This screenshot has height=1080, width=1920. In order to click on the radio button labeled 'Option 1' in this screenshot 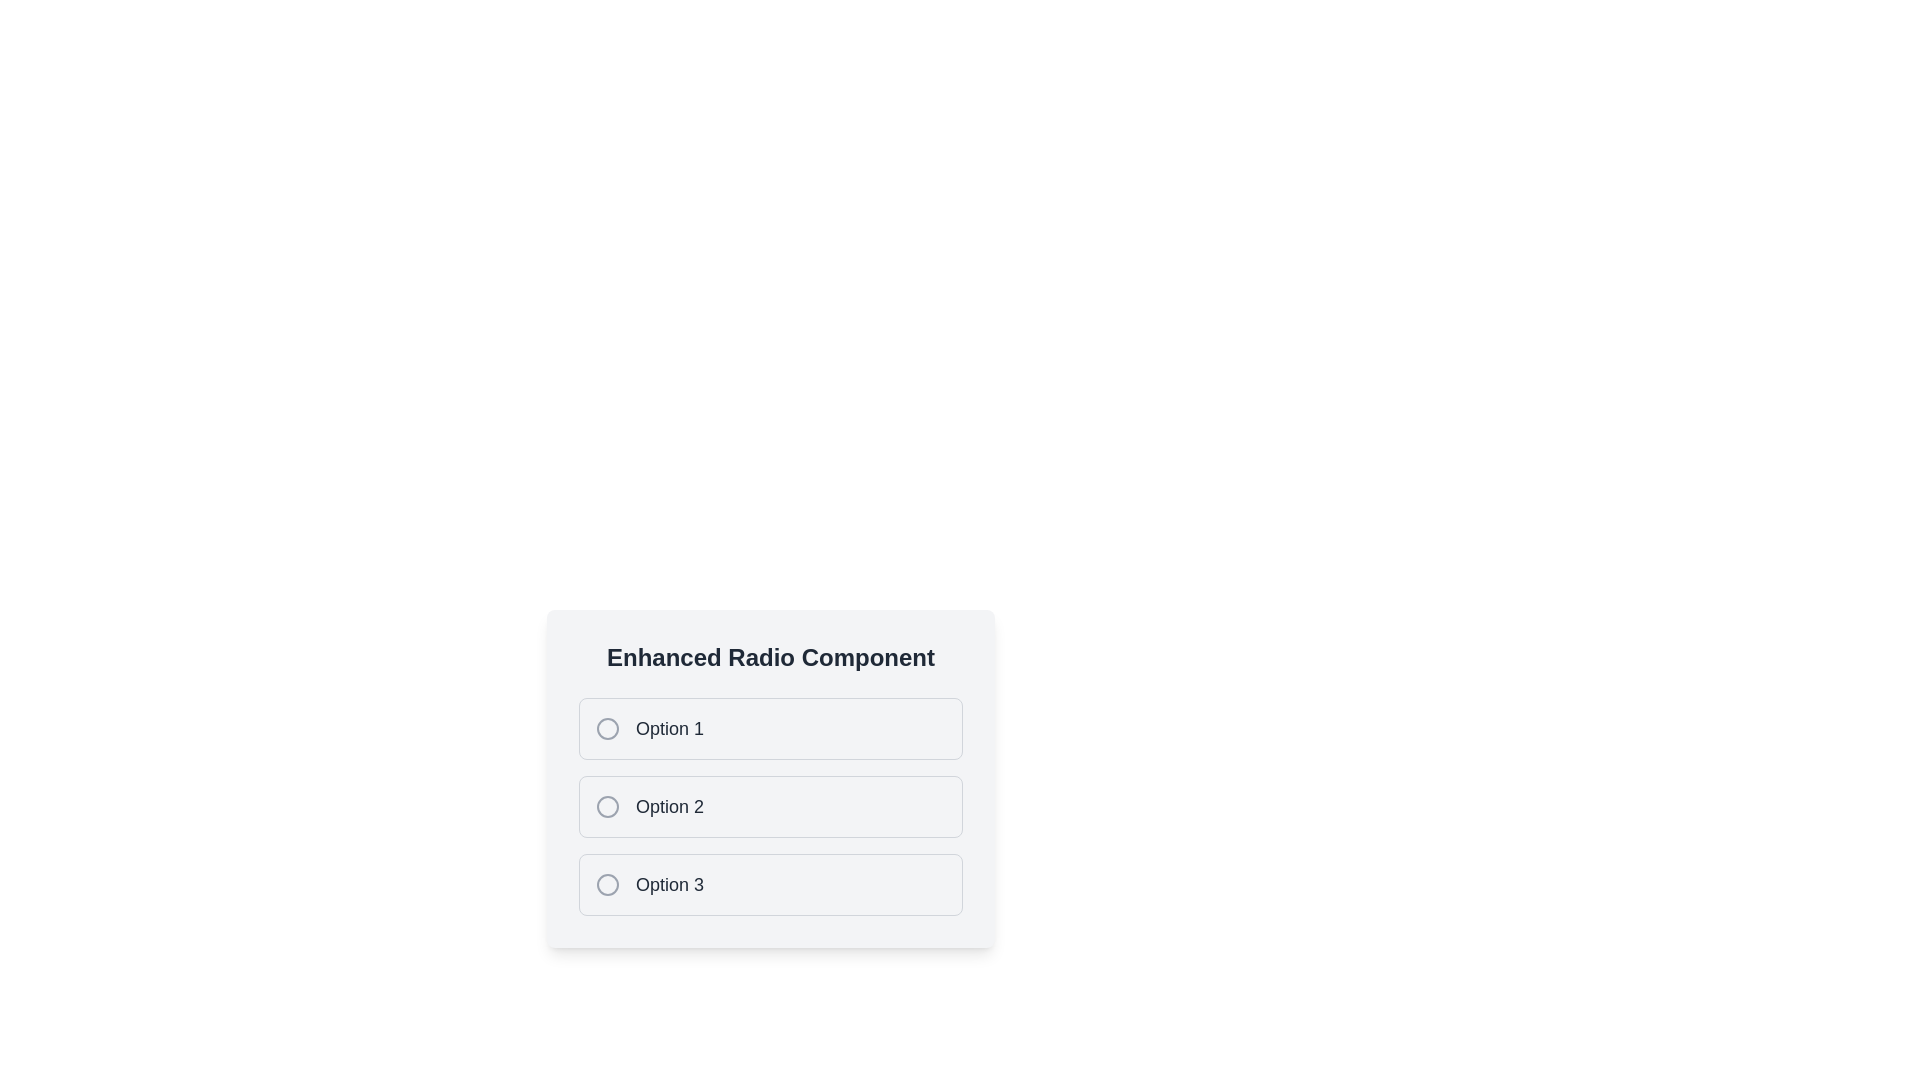, I will do `click(770, 729)`.